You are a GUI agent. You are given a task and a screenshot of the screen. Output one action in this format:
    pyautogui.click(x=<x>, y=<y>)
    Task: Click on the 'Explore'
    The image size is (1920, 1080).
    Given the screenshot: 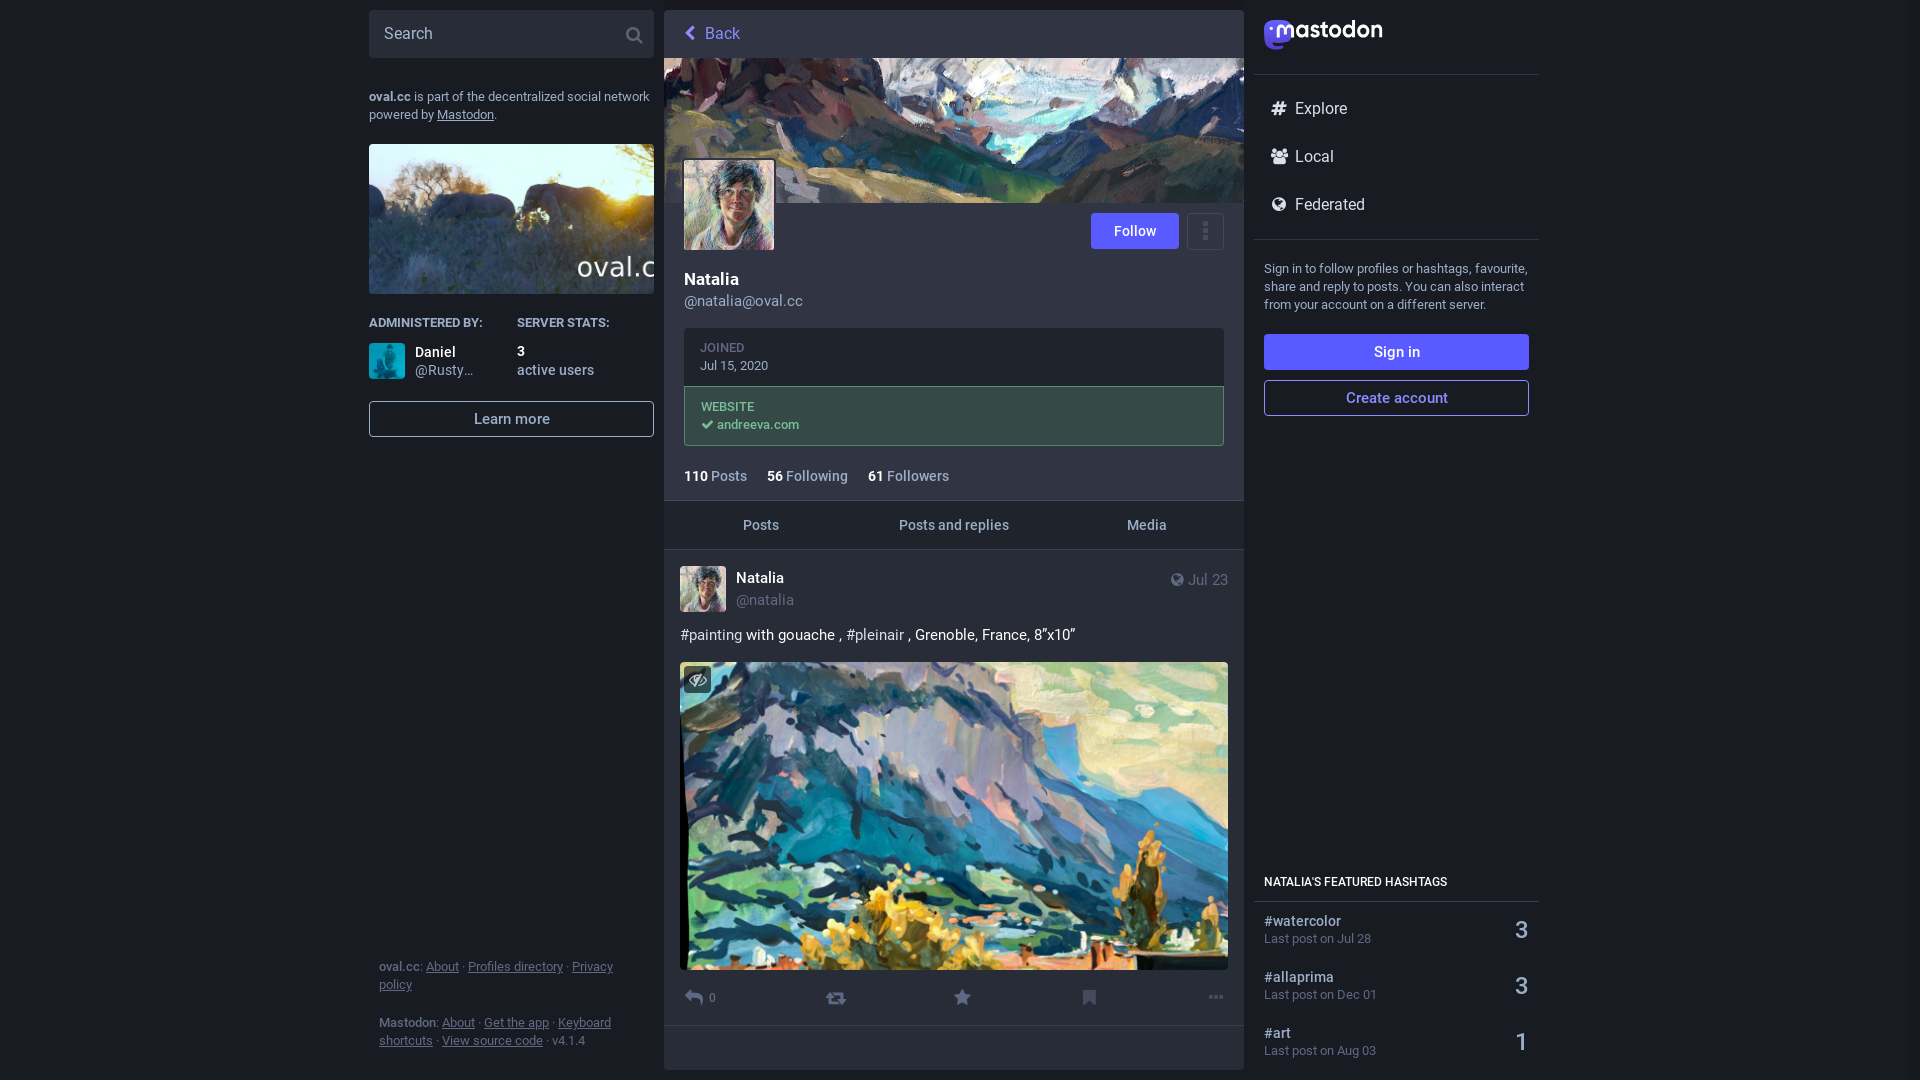 What is the action you would take?
    pyautogui.click(x=1395, y=108)
    